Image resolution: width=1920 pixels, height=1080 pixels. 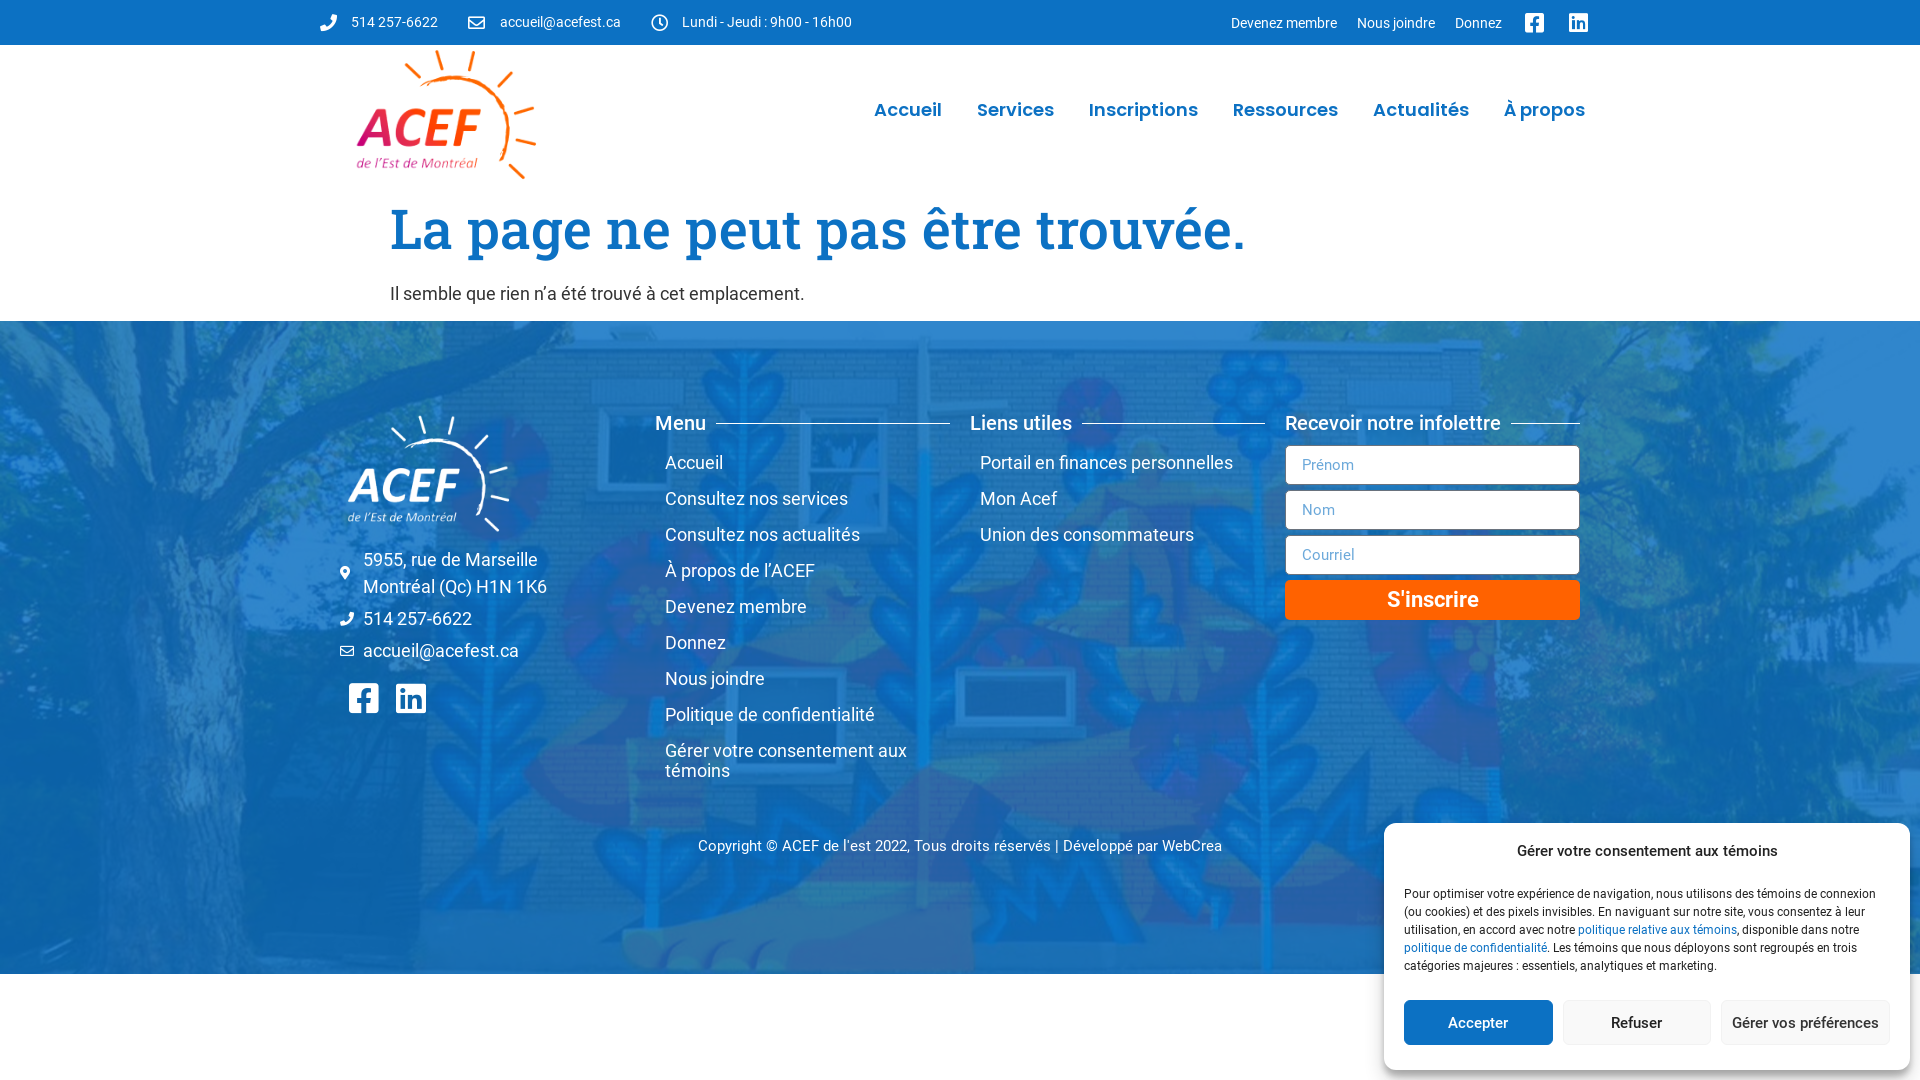 I want to click on 'Devenez membre', so click(x=1283, y=22).